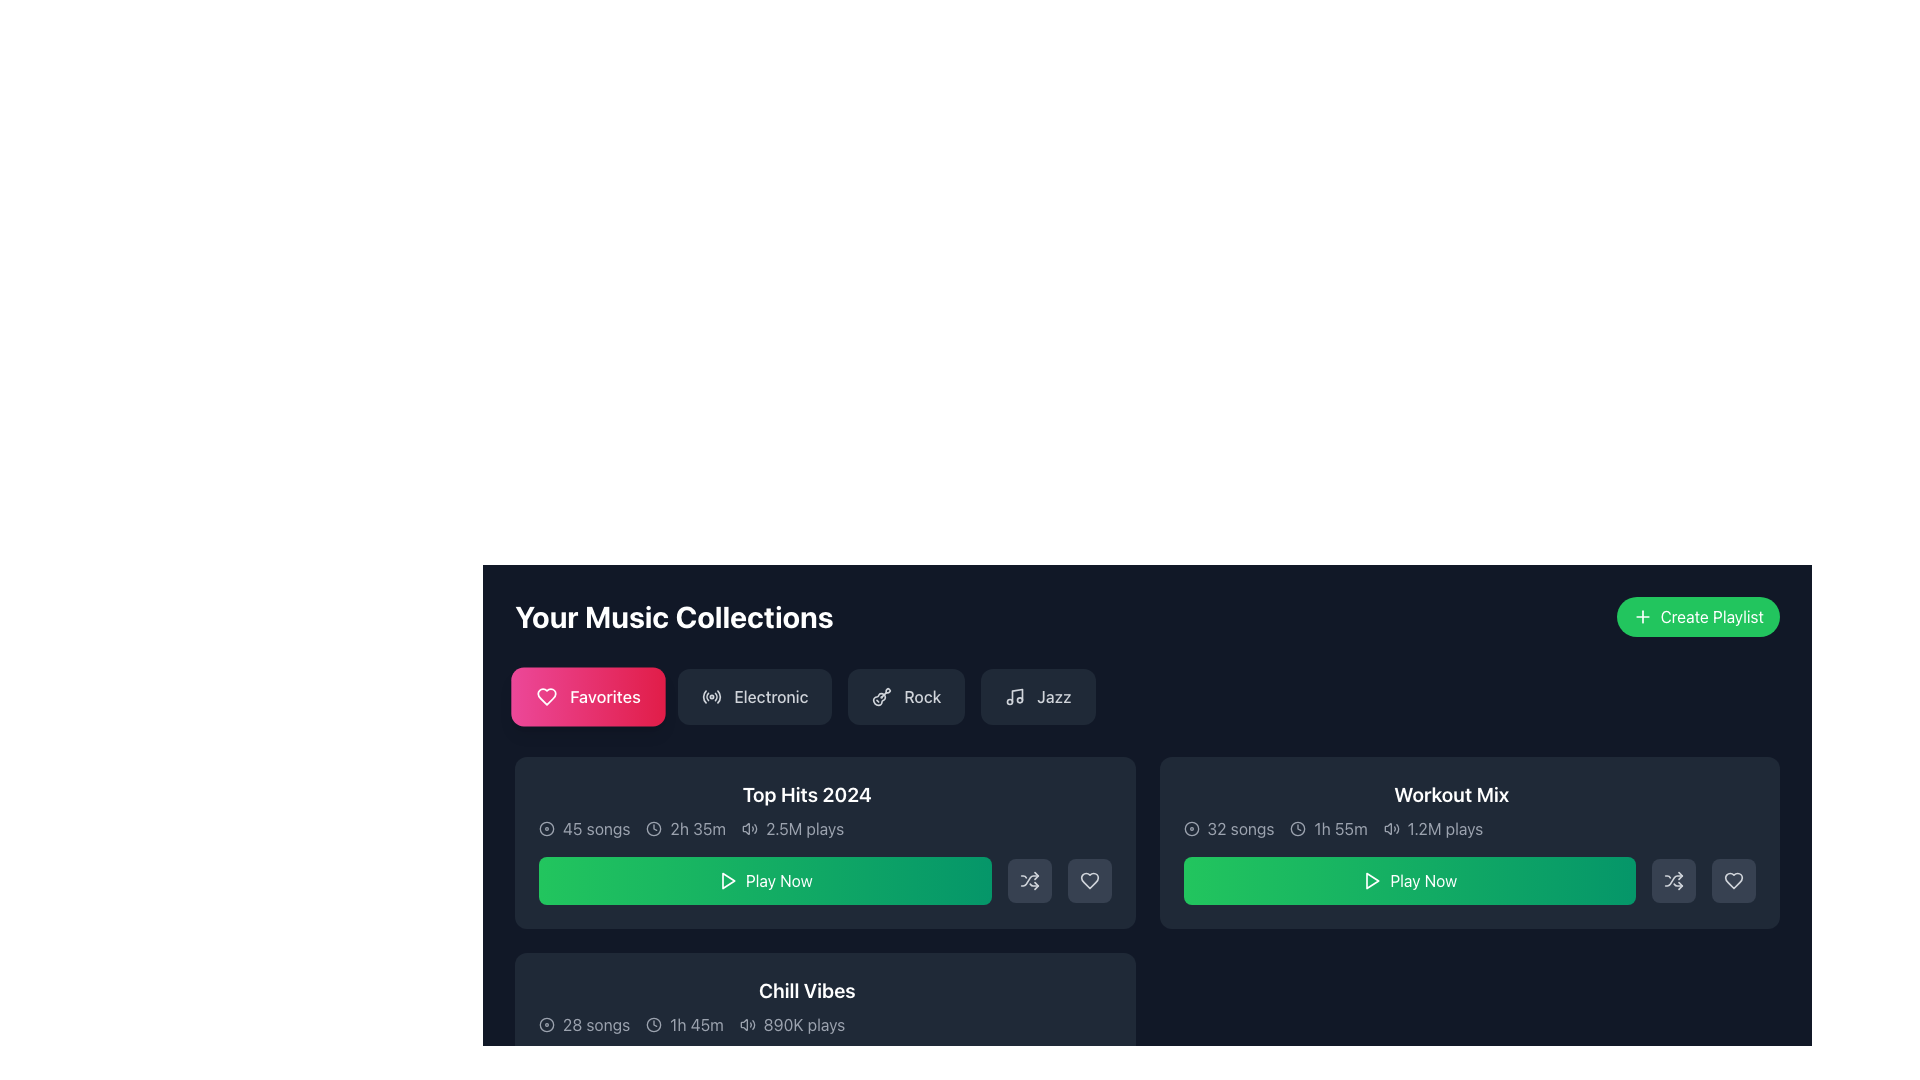 This screenshot has width=1920, height=1080. I want to click on the label that displays the total duration of the playlist, located below the title 'Top Hits 2024' and adjacent to the '45 songs' label on its left, so click(686, 829).